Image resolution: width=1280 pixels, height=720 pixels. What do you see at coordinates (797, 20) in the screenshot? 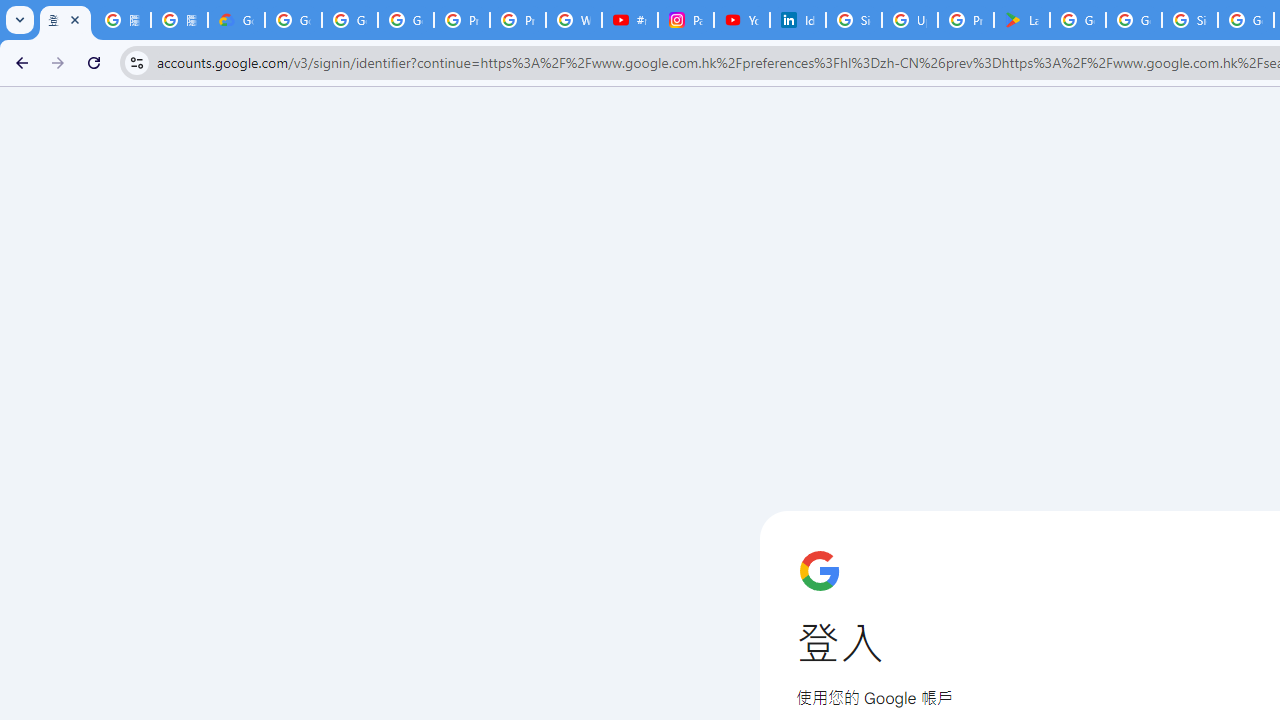
I see `'Identity verification via Persona | LinkedIn Help'` at bounding box center [797, 20].